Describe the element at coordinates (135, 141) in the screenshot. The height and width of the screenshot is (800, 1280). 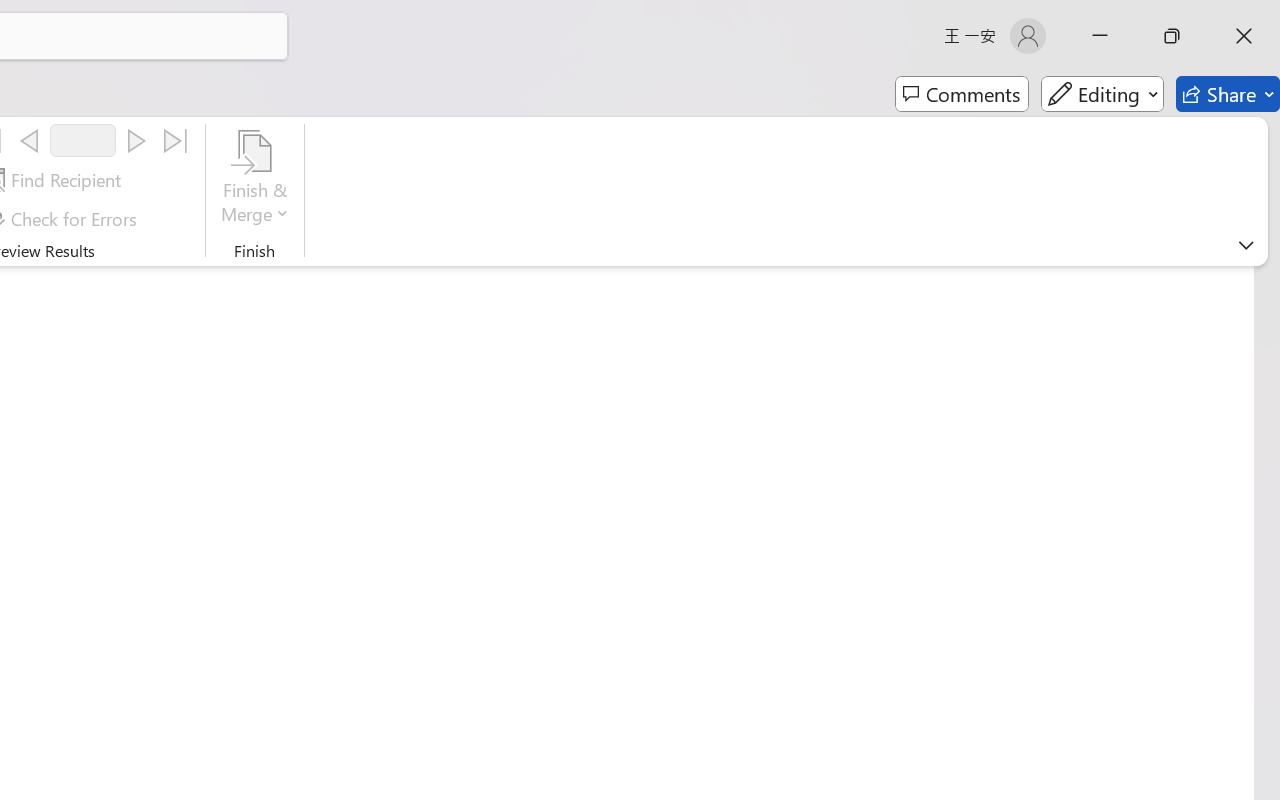
I see `'Next'` at that location.